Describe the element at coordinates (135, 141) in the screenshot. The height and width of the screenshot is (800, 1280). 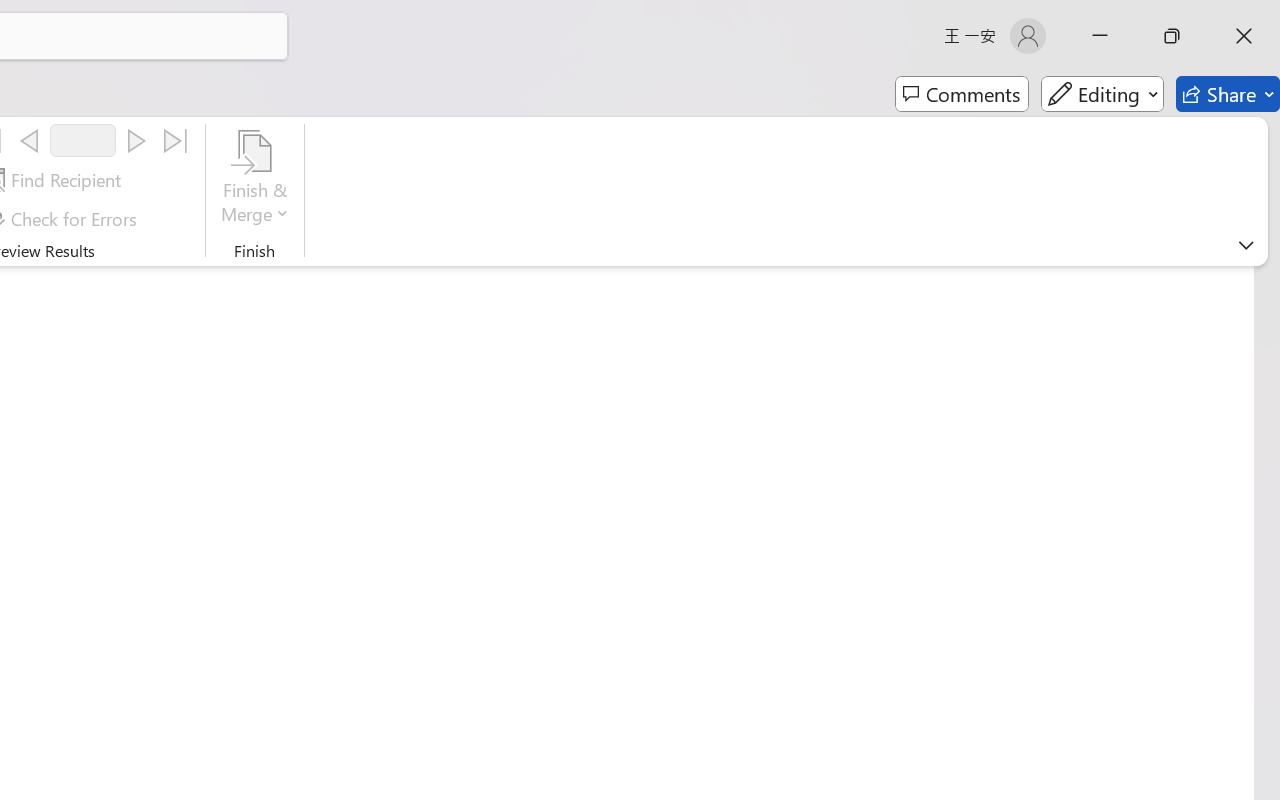
I see `'Next'` at that location.